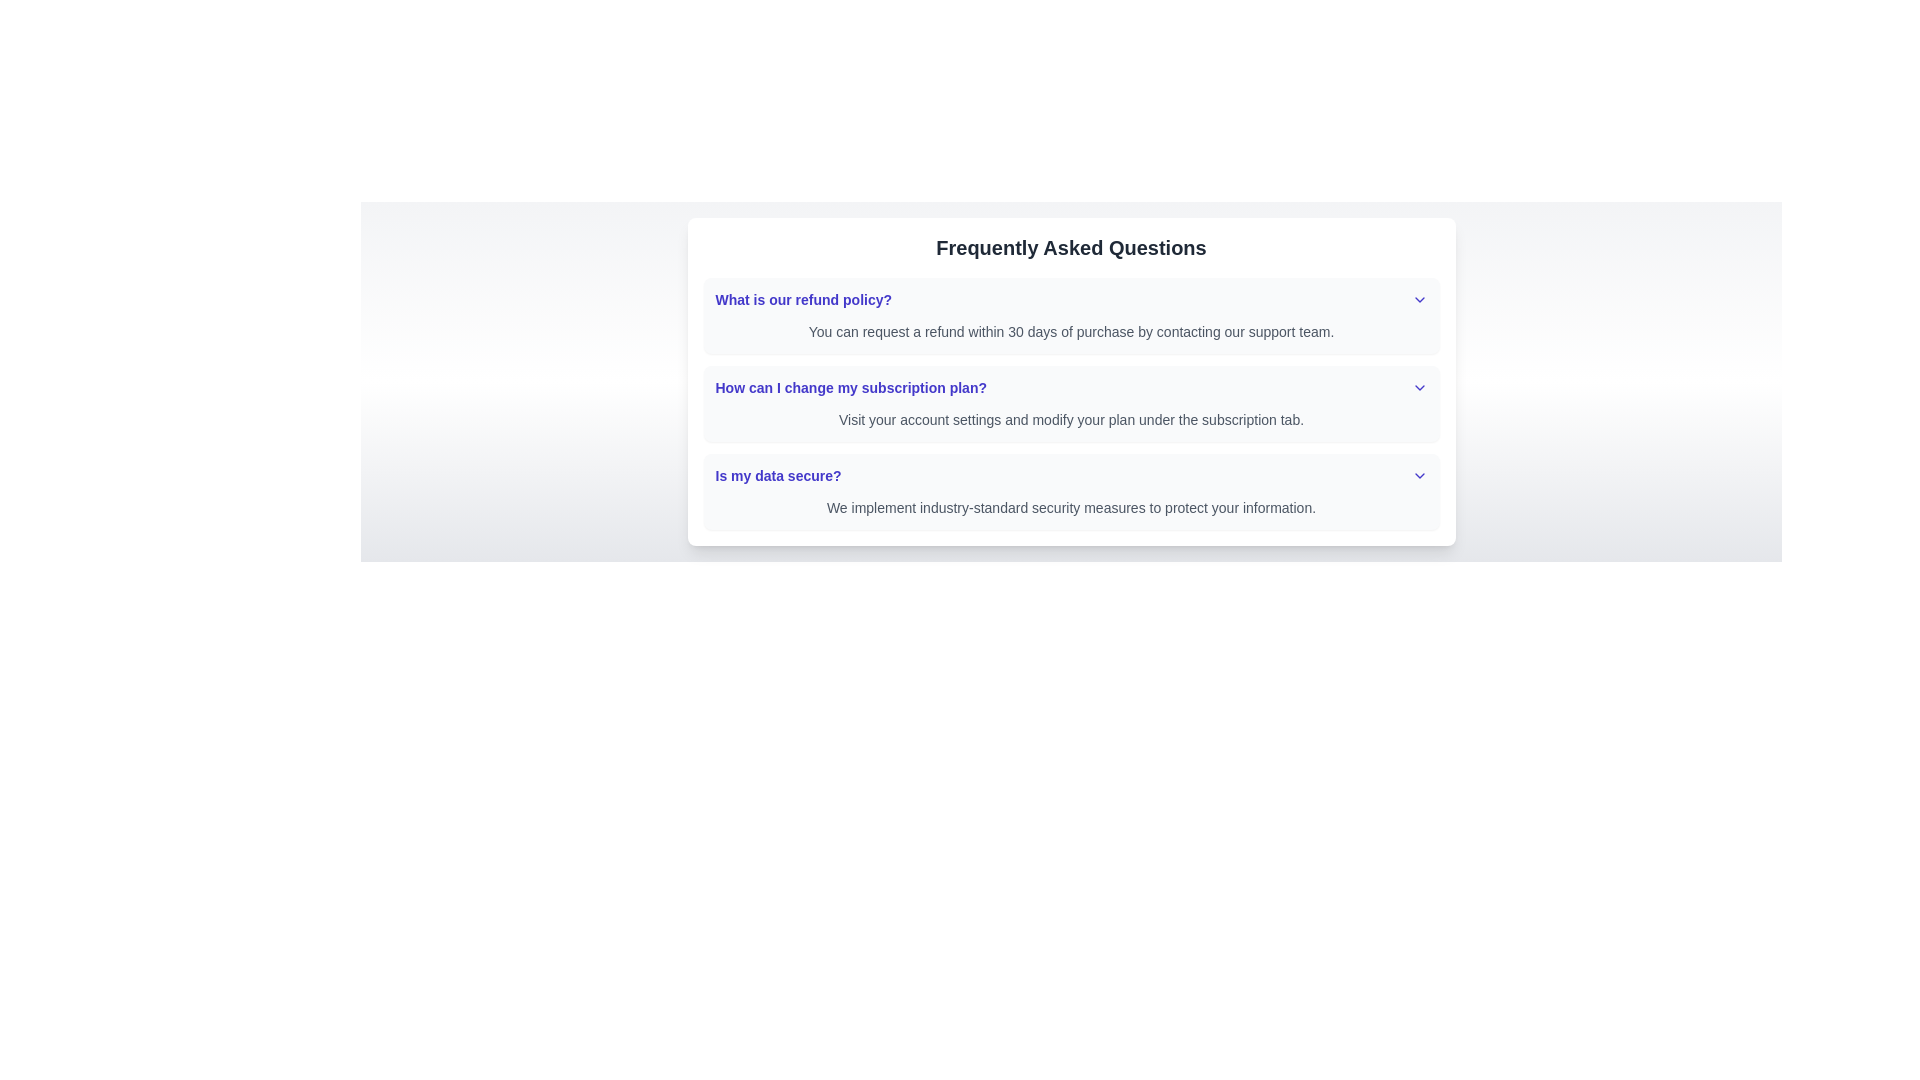 This screenshot has height=1080, width=1920. I want to click on the second Collapsible FAQ item that addresses 'How can I change my subscription plan?', so click(1070, 381).